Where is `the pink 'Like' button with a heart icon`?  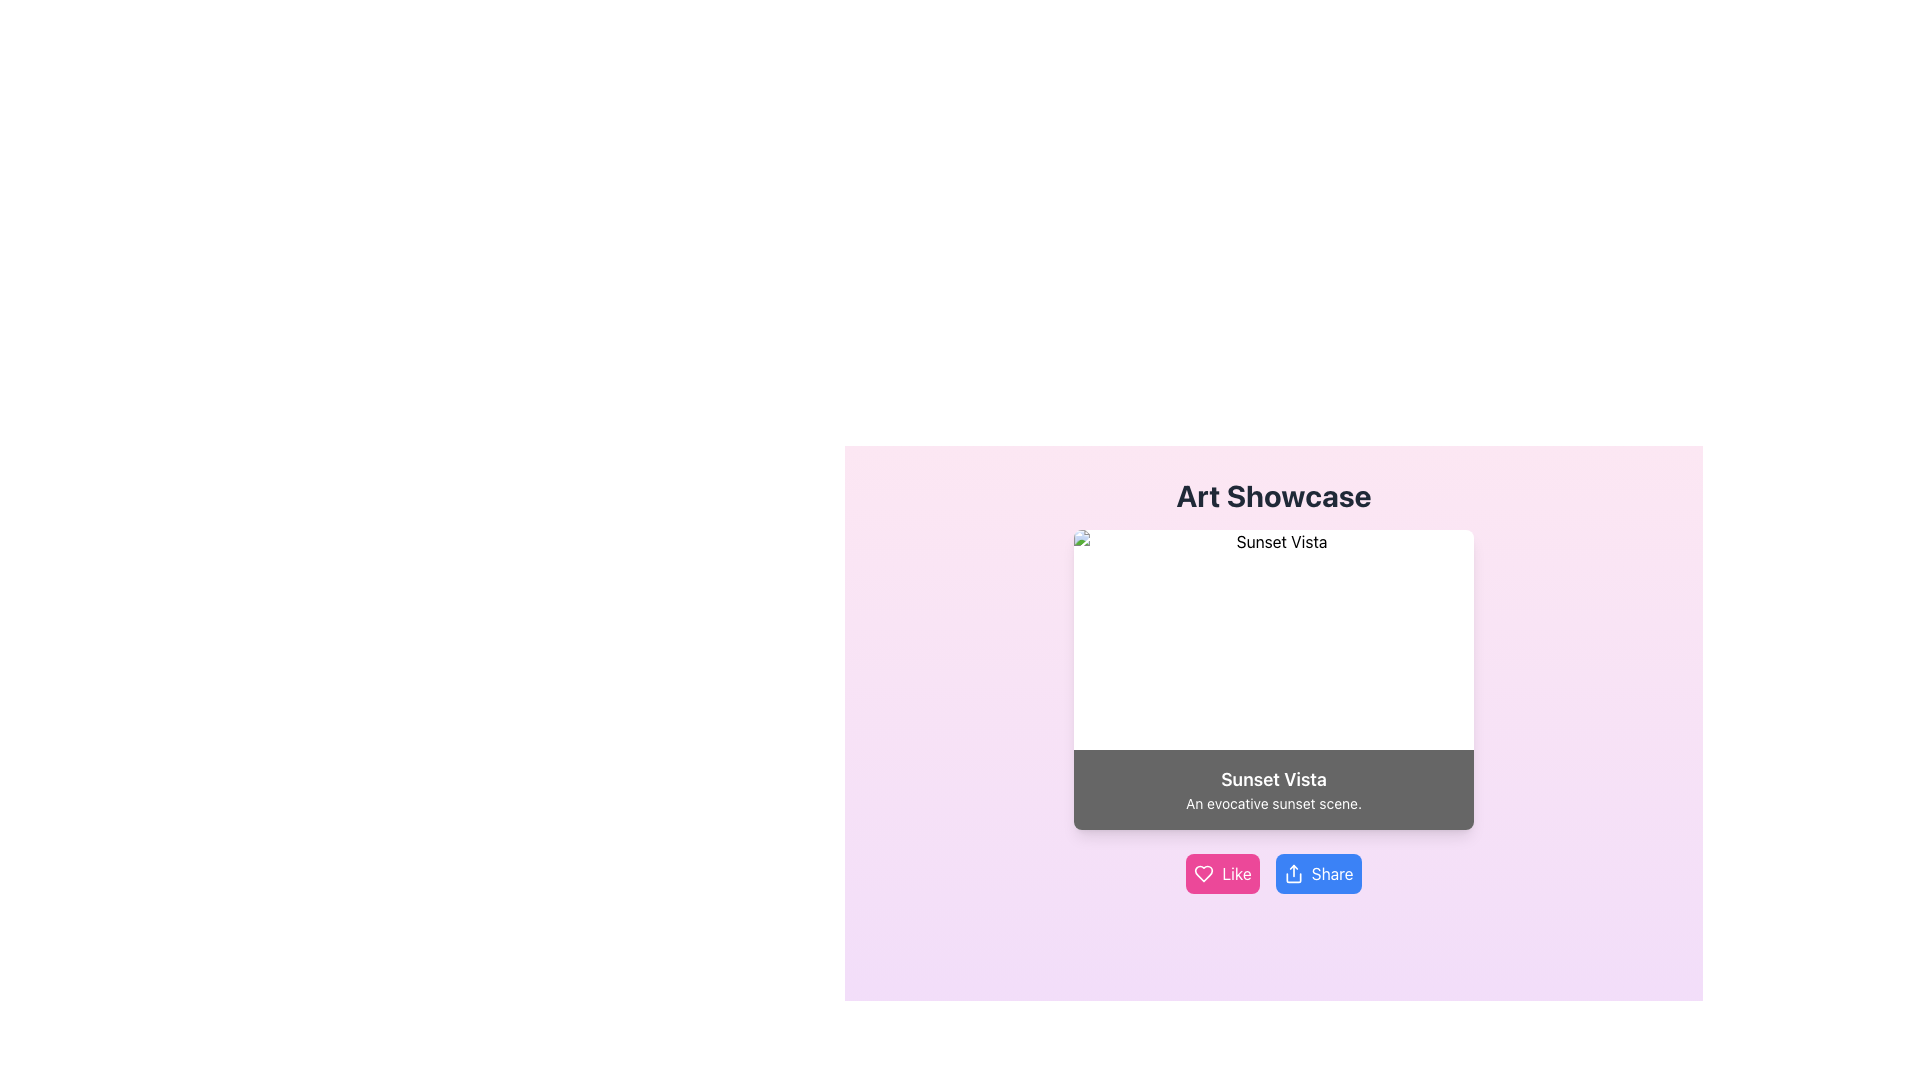
the pink 'Like' button with a heart icon is located at coordinates (1222, 873).